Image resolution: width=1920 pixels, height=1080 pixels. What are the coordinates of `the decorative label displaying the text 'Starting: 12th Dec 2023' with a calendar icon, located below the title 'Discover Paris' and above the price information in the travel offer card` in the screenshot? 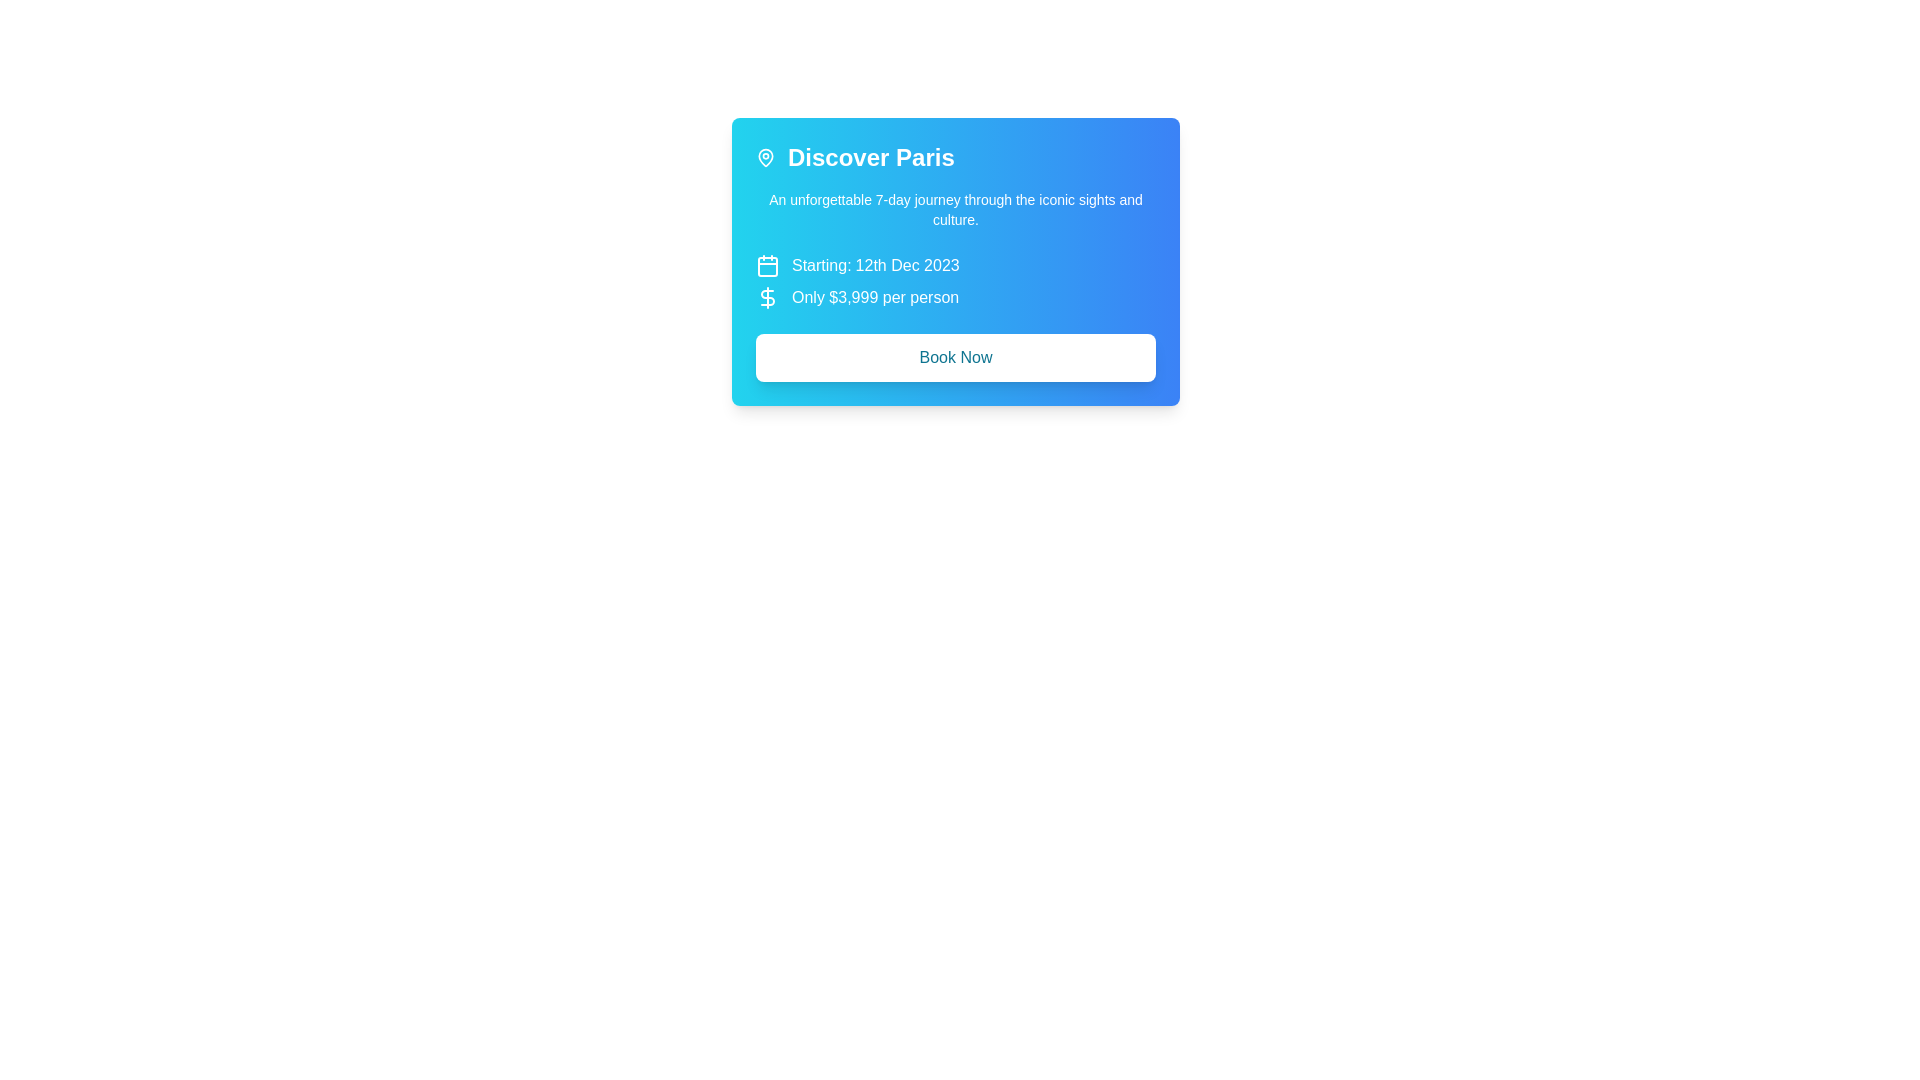 It's located at (954, 265).